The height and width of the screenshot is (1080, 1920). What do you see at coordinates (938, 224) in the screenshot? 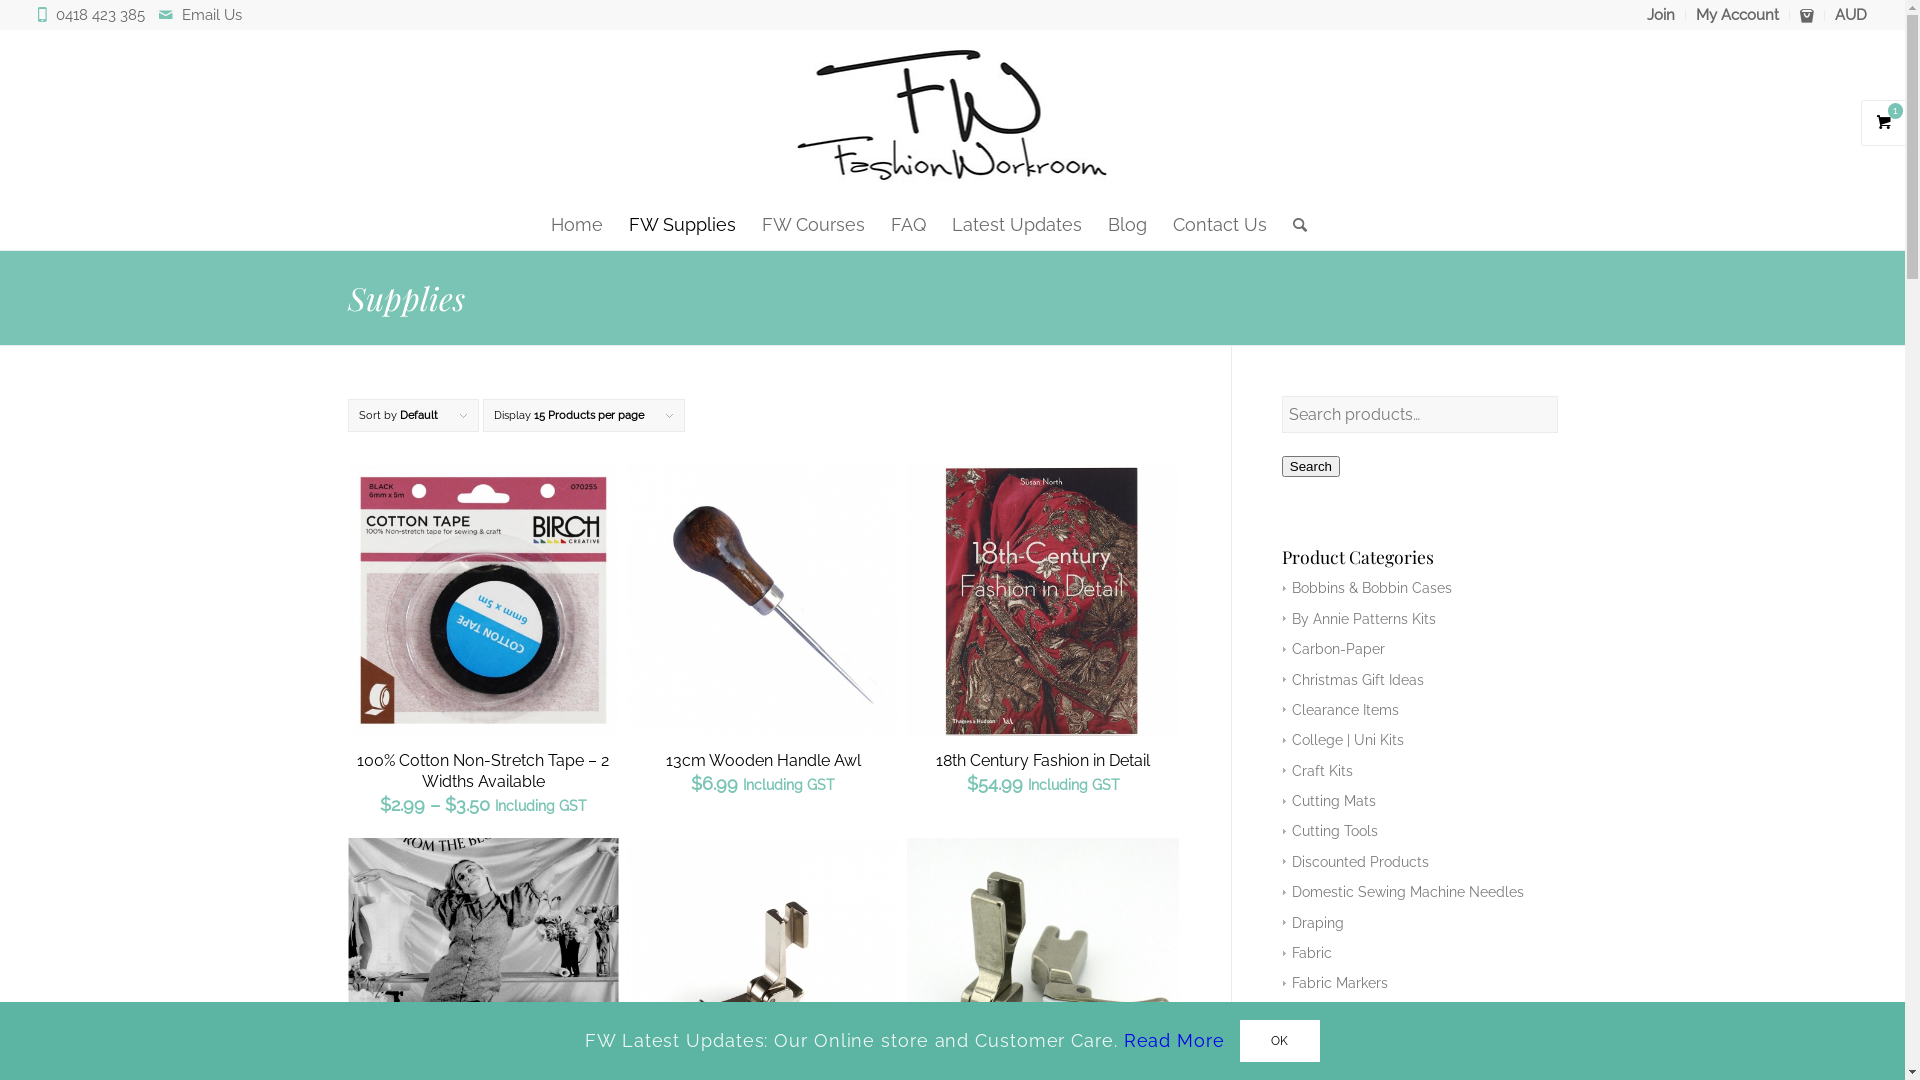
I see `'Latest Updates'` at bounding box center [938, 224].